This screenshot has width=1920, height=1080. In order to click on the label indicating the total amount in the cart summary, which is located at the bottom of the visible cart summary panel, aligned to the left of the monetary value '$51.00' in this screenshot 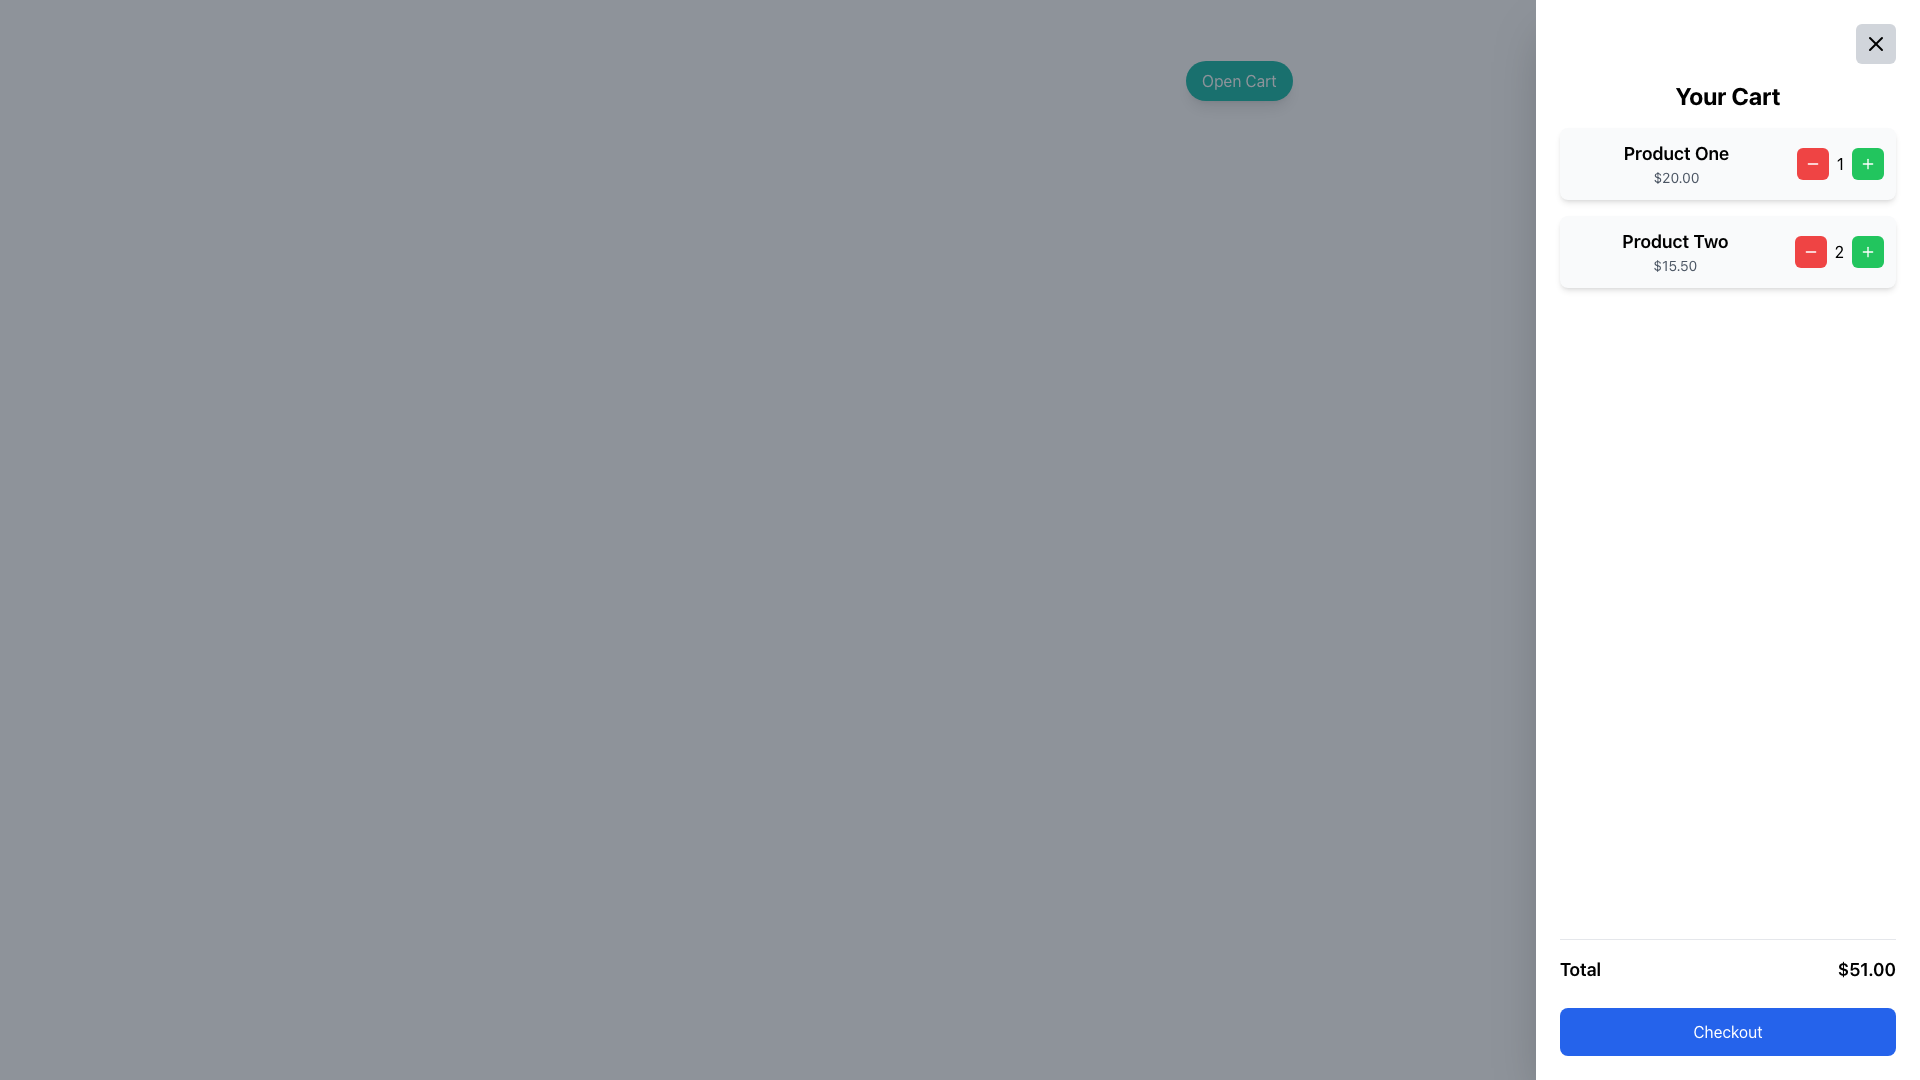, I will do `click(1579, 968)`.